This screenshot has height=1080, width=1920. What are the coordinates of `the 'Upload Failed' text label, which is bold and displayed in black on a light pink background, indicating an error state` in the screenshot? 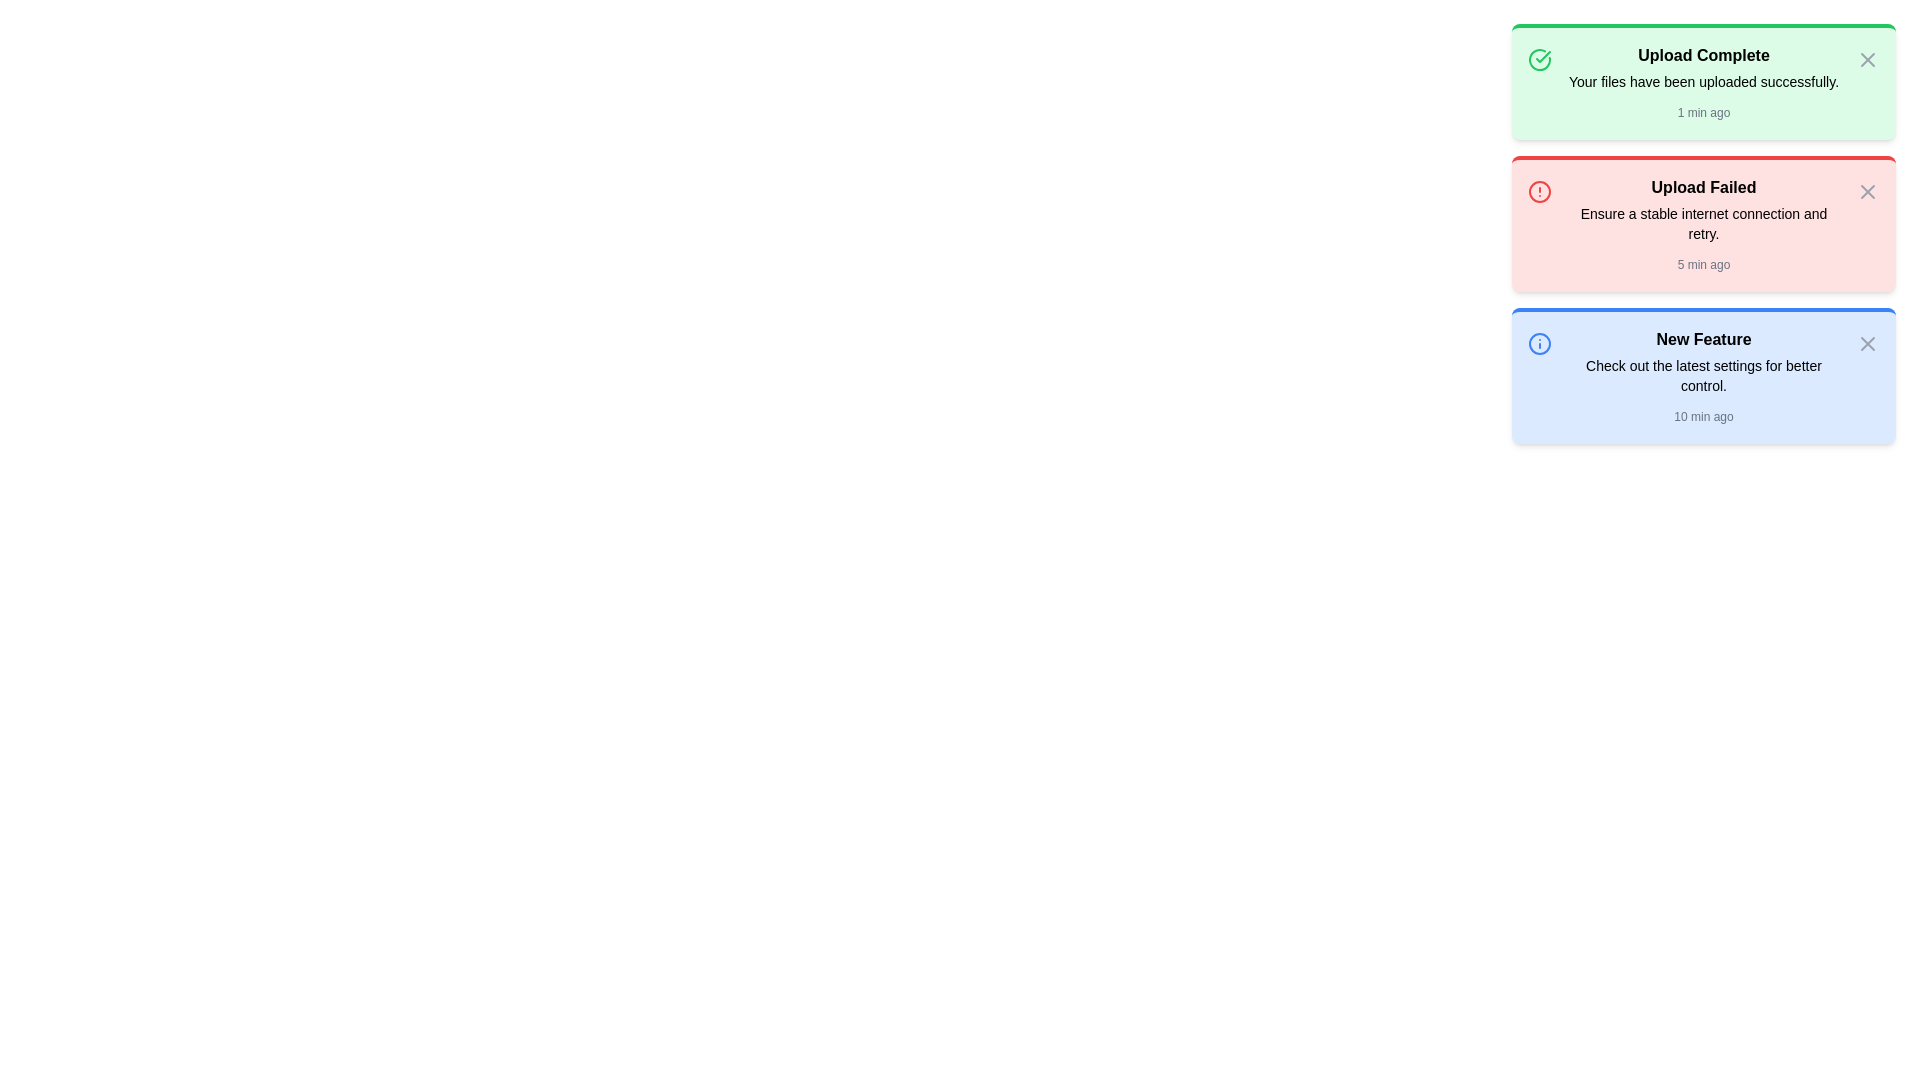 It's located at (1703, 188).